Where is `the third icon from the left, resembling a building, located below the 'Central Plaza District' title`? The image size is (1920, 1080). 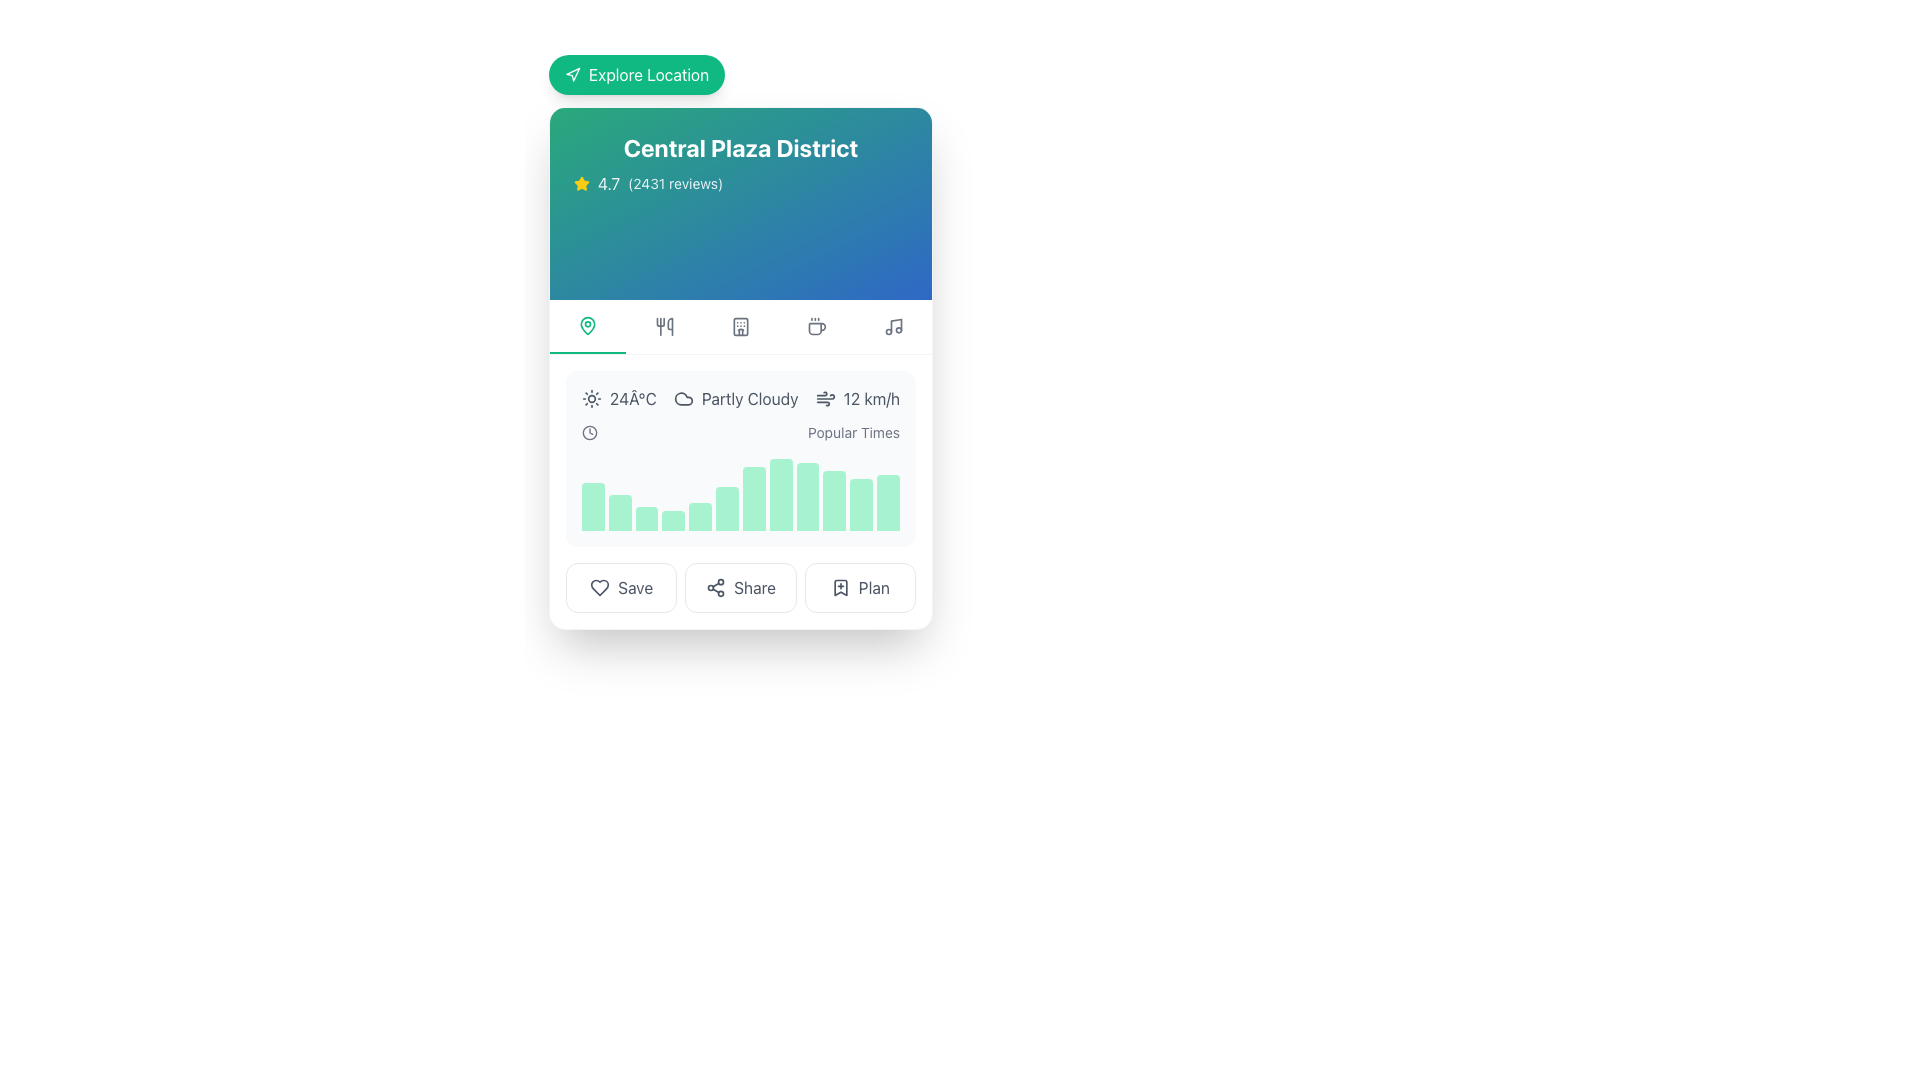
the third icon from the left, resembling a building, located below the 'Central Plaza District' title is located at coordinates (739, 326).